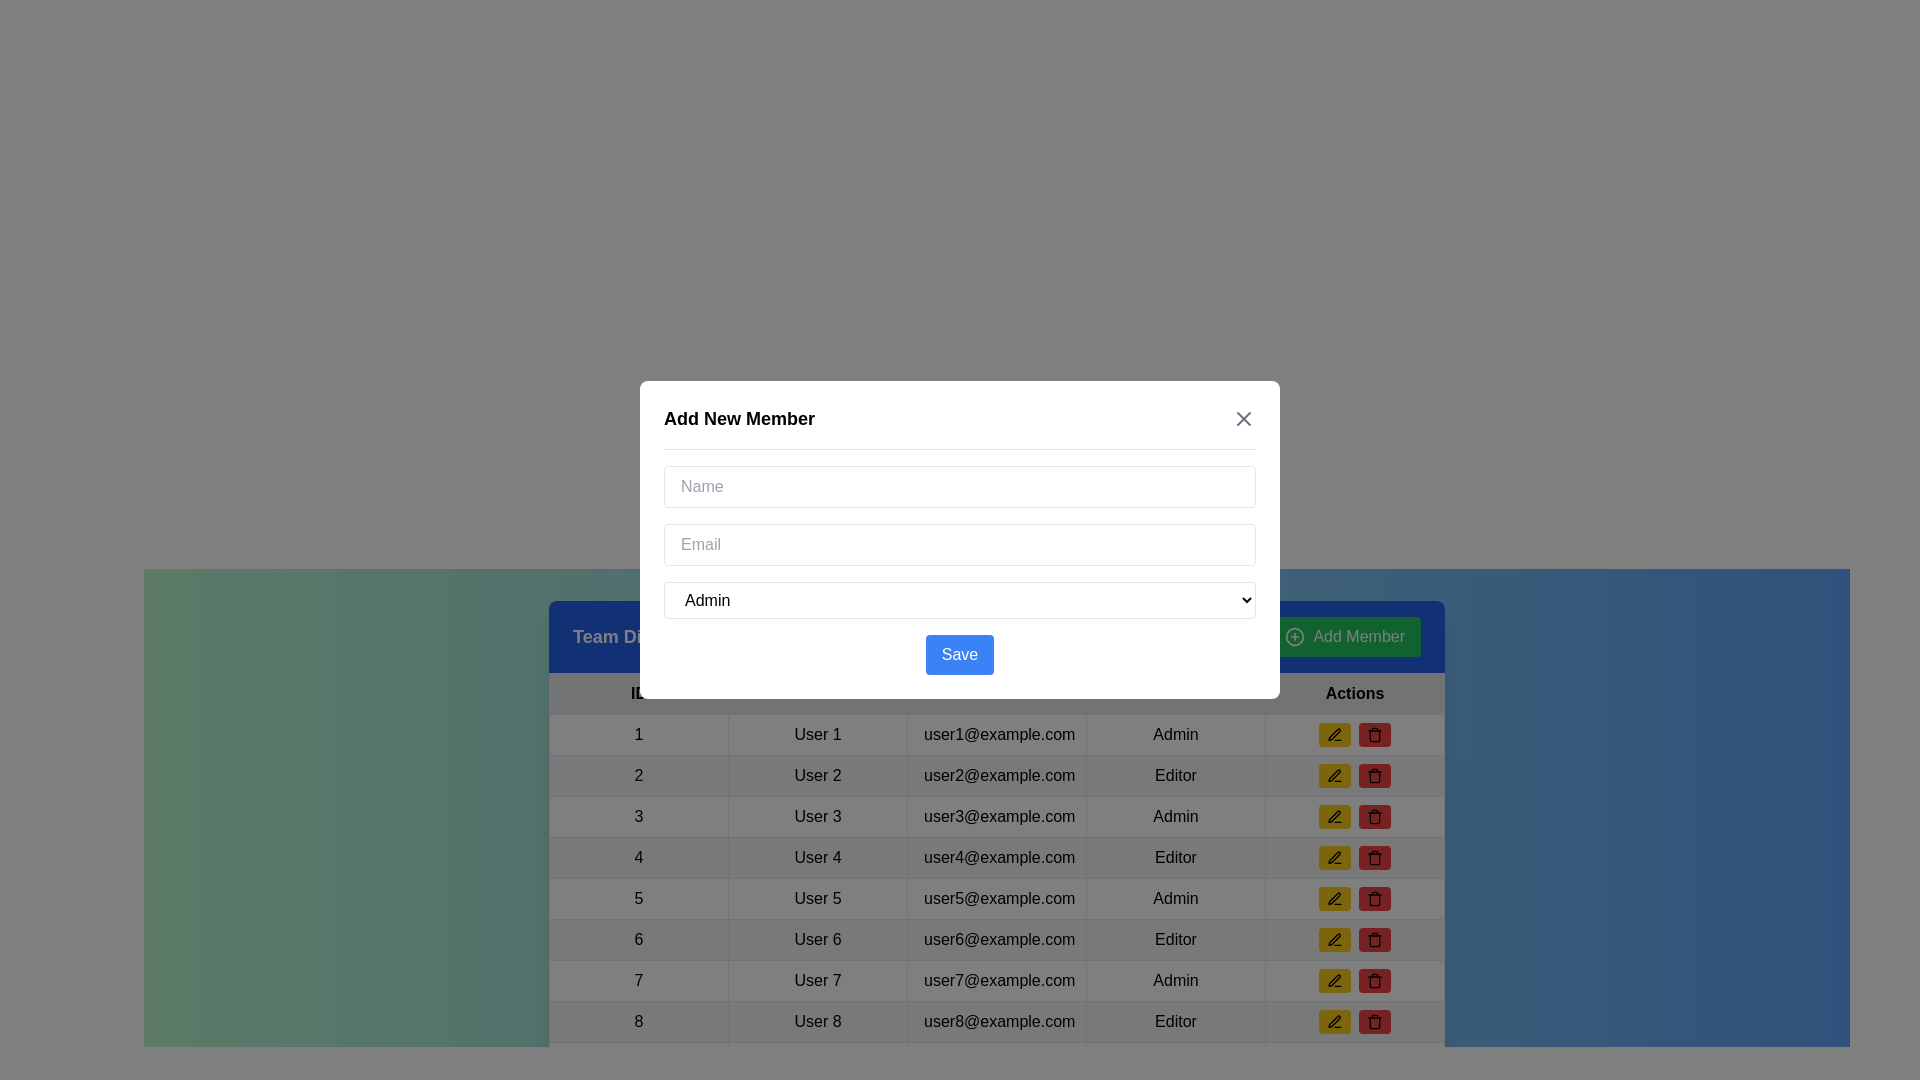  Describe the element at coordinates (1295, 636) in the screenshot. I see `the circular green icon with a plus symbol inside, which is located to the left of the 'Add Member' text in the green button at the top right section of the interface` at that location.